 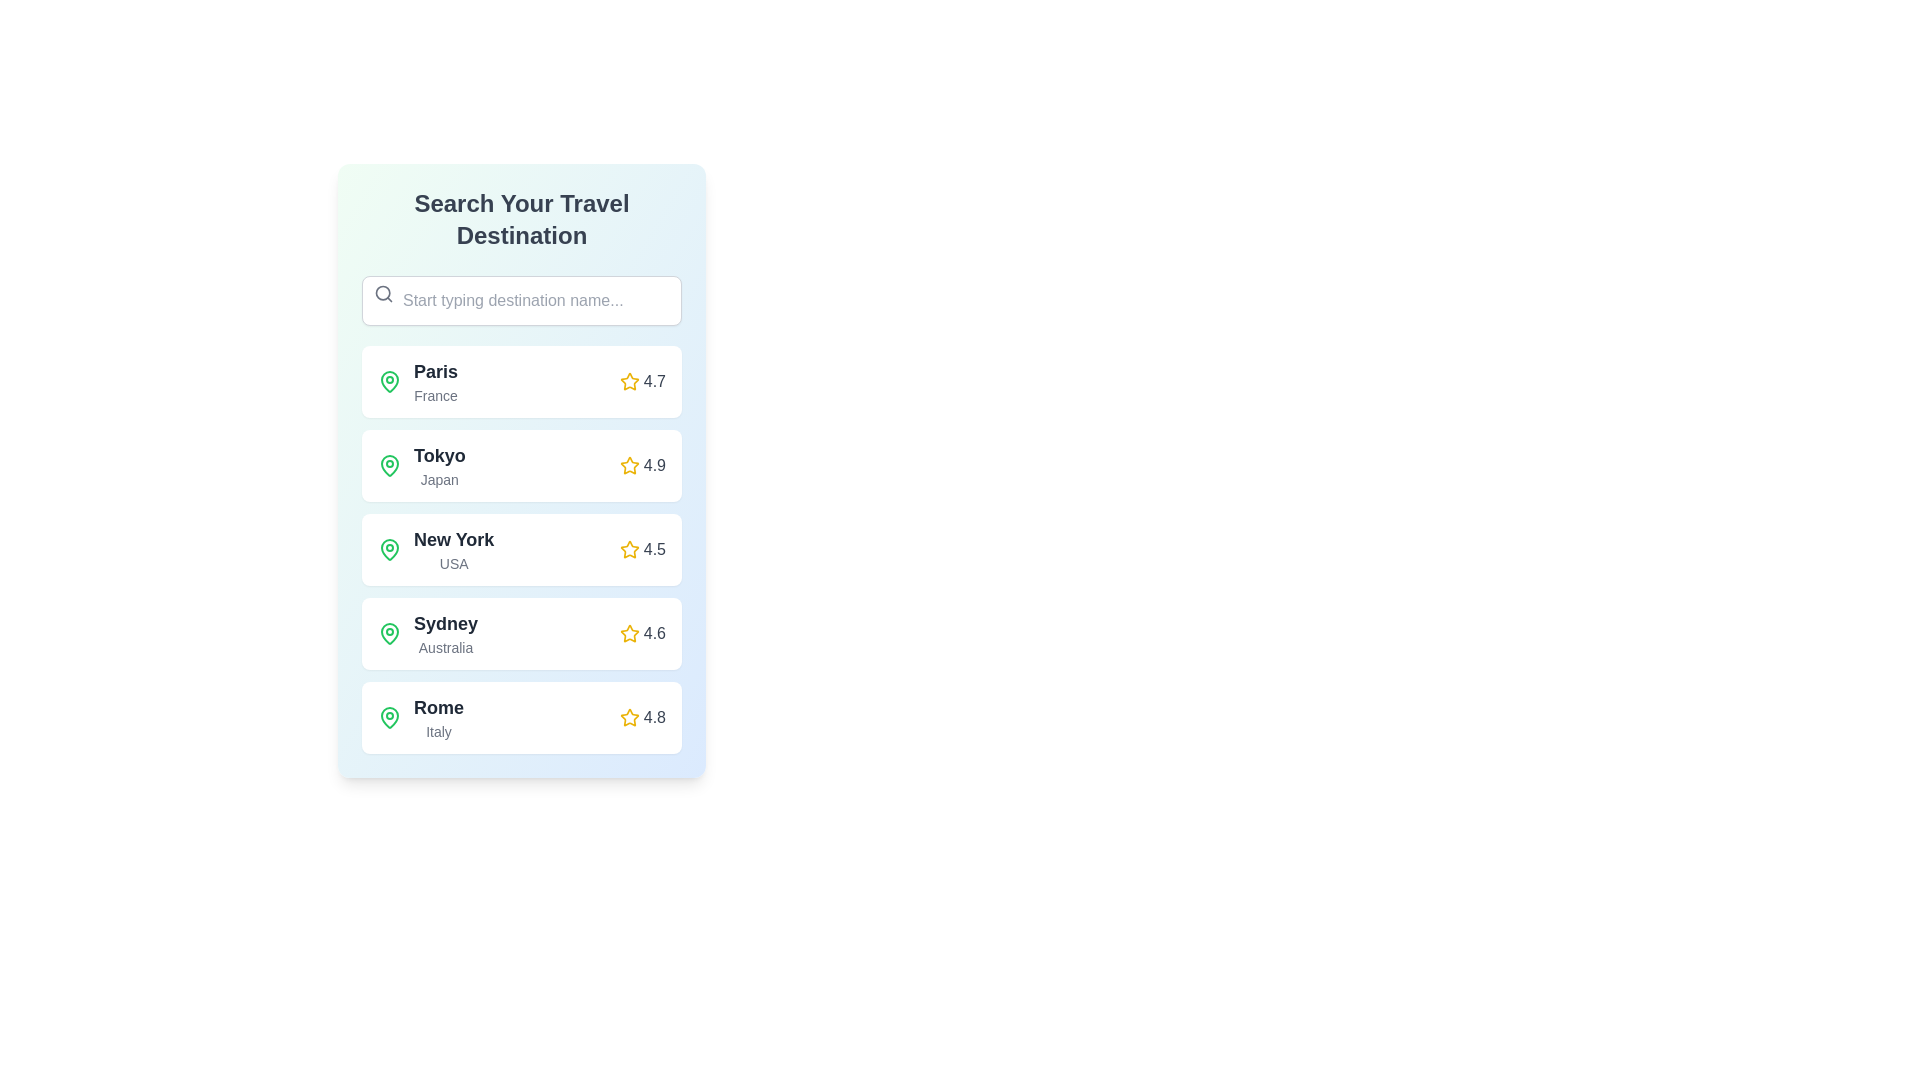 What do you see at coordinates (438, 707) in the screenshot?
I see `the text label displaying 'Rome', which is styled in bold dark gray and is located in the travel destination selection interface, above 'Italy' and to the right of the map pin icon` at bounding box center [438, 707].